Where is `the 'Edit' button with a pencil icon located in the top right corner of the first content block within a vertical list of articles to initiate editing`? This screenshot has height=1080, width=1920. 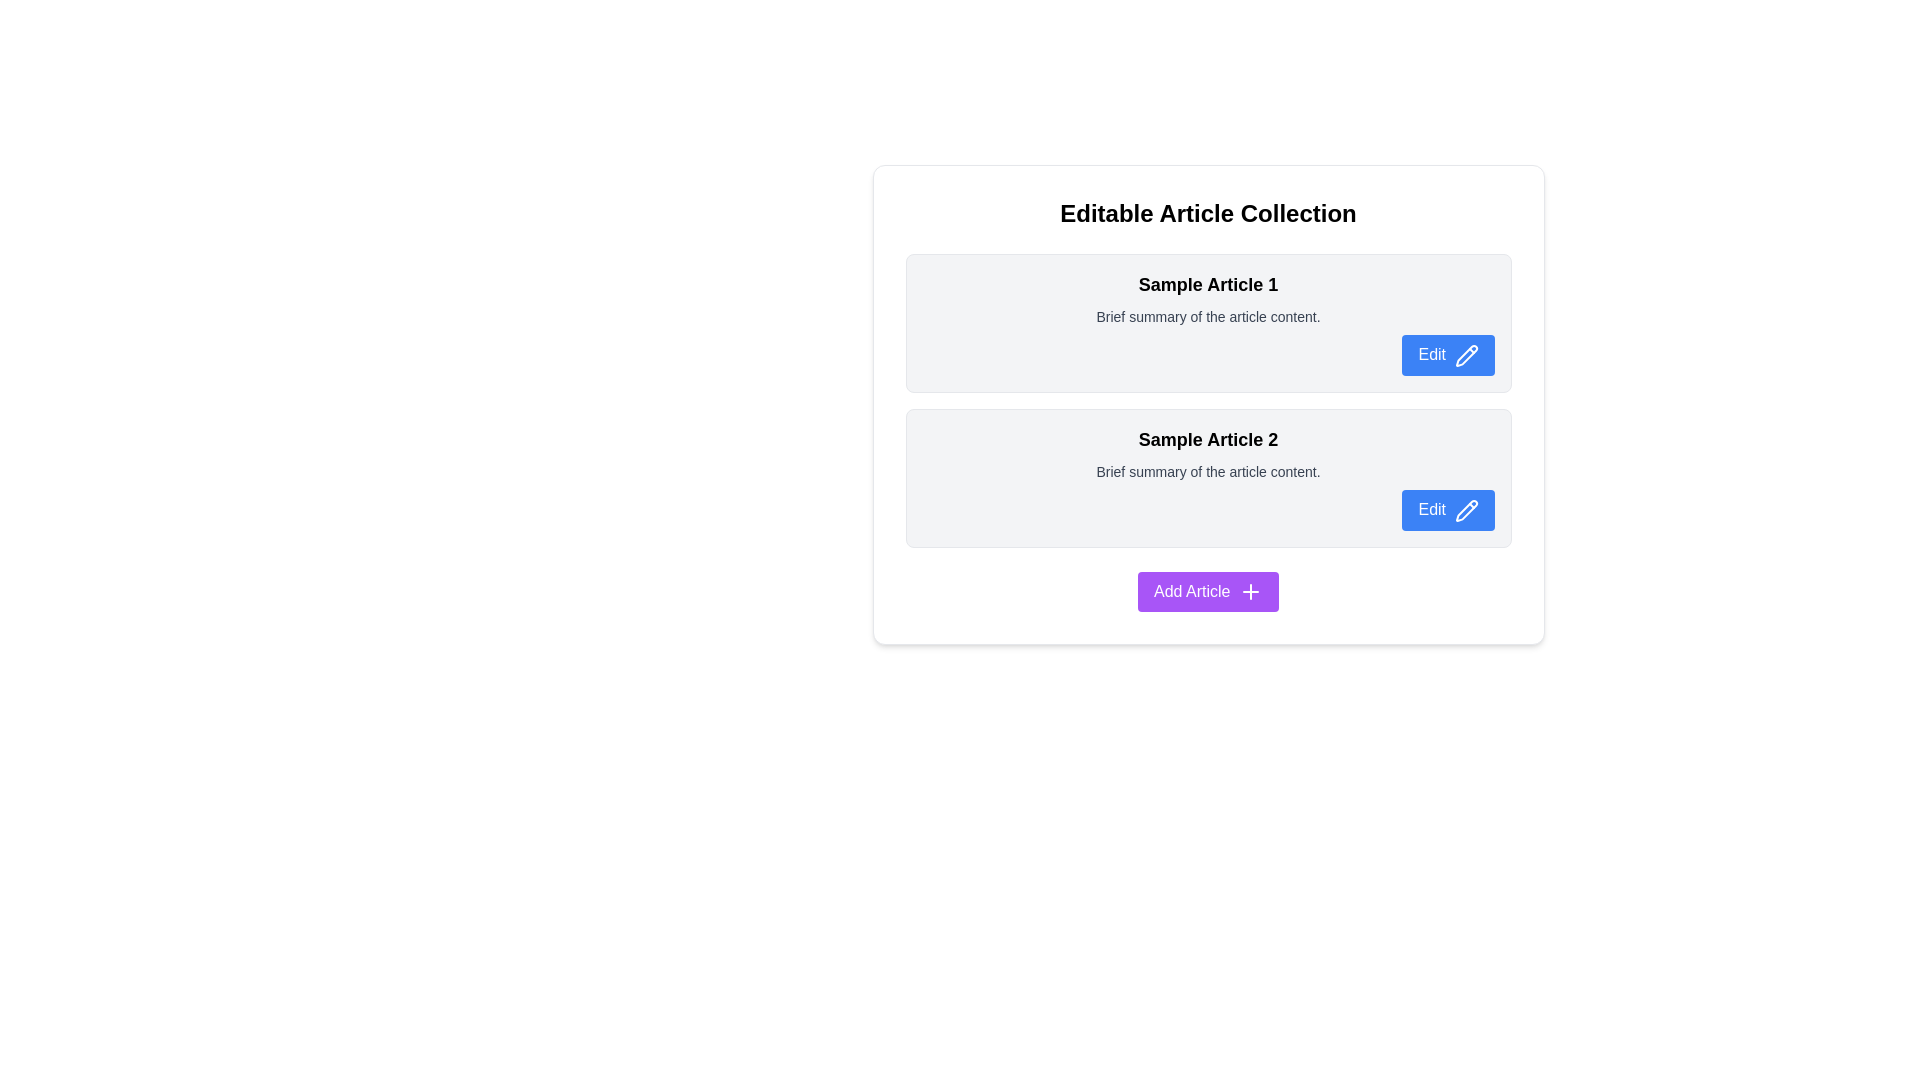 the 'Edit' button with a pencil icon located in the top right corner of the first content block within a vertical list of articles to initiate editing is located at coordinates (1448, 354).